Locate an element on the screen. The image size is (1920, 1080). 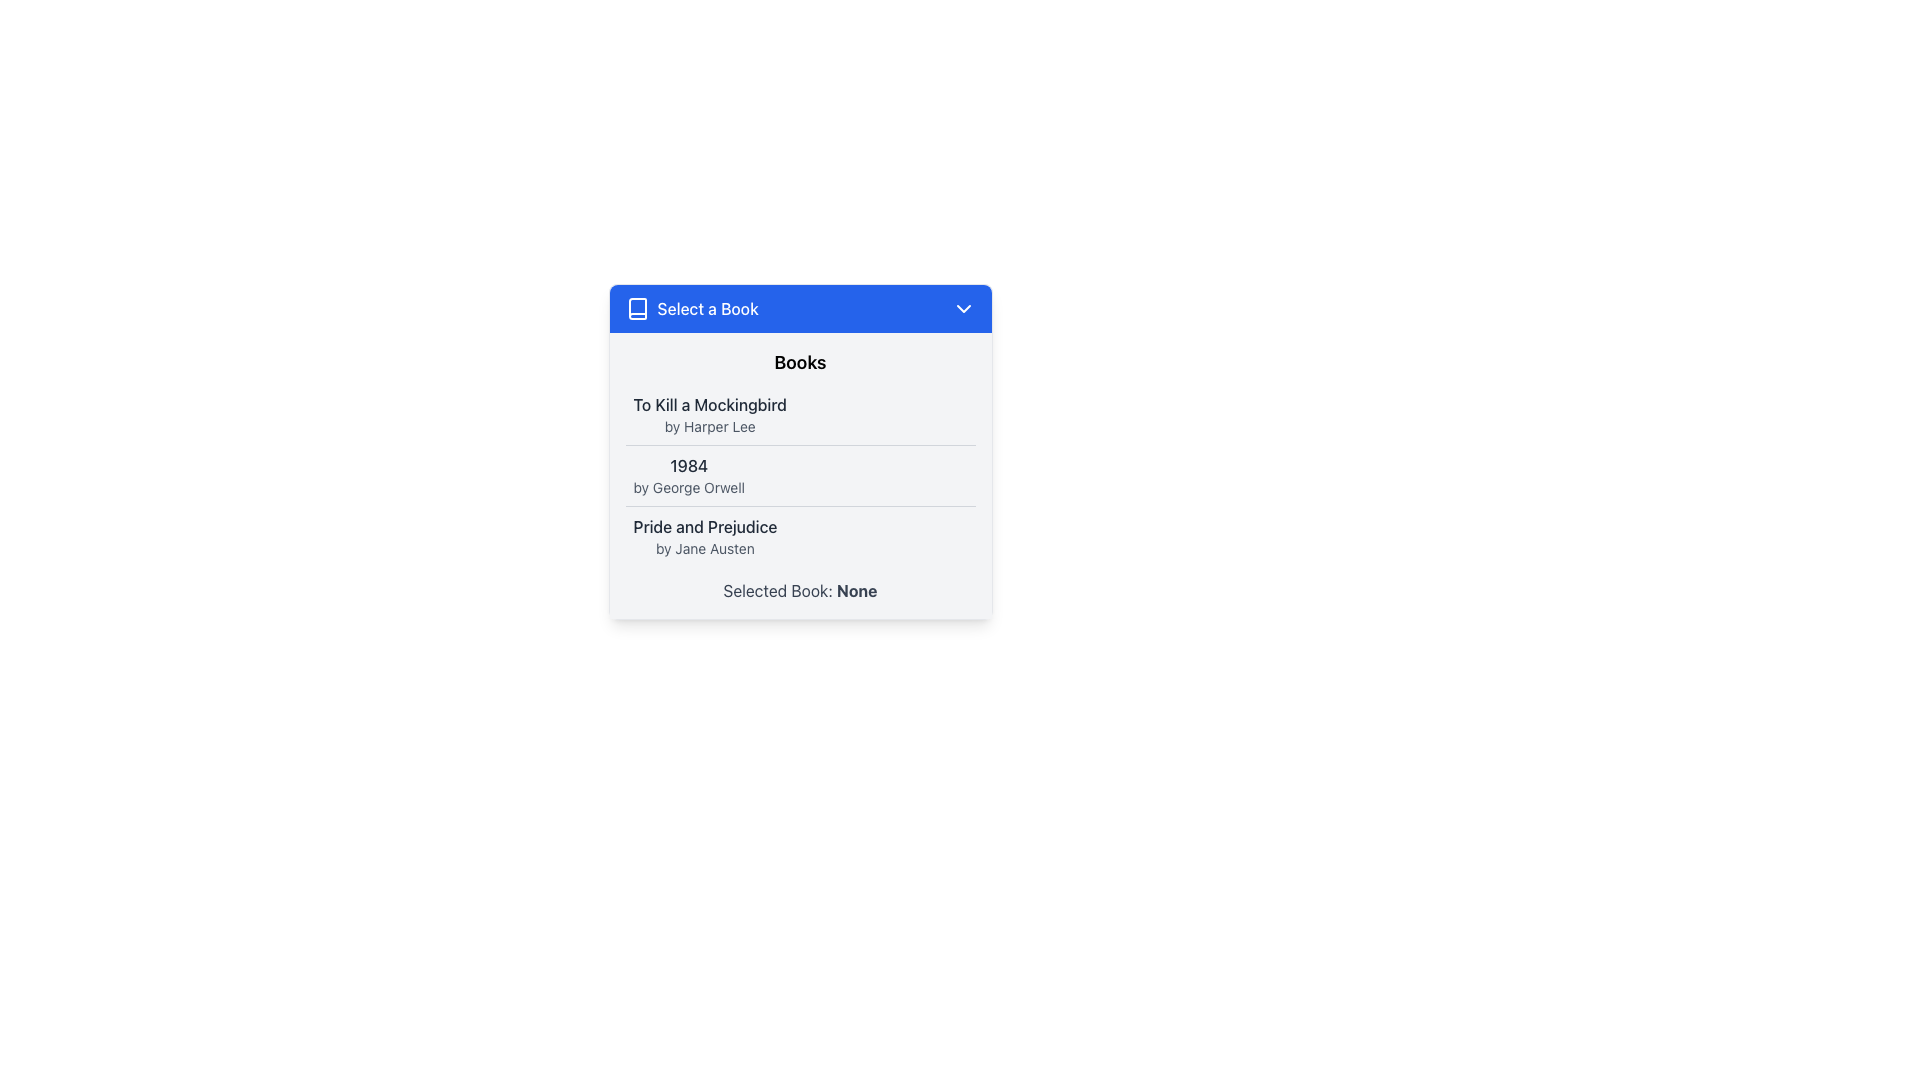
the text label that reads '1984' in bold, dark gray font, which is positioned centrally within the list of books is located at coordinates (689, 466).